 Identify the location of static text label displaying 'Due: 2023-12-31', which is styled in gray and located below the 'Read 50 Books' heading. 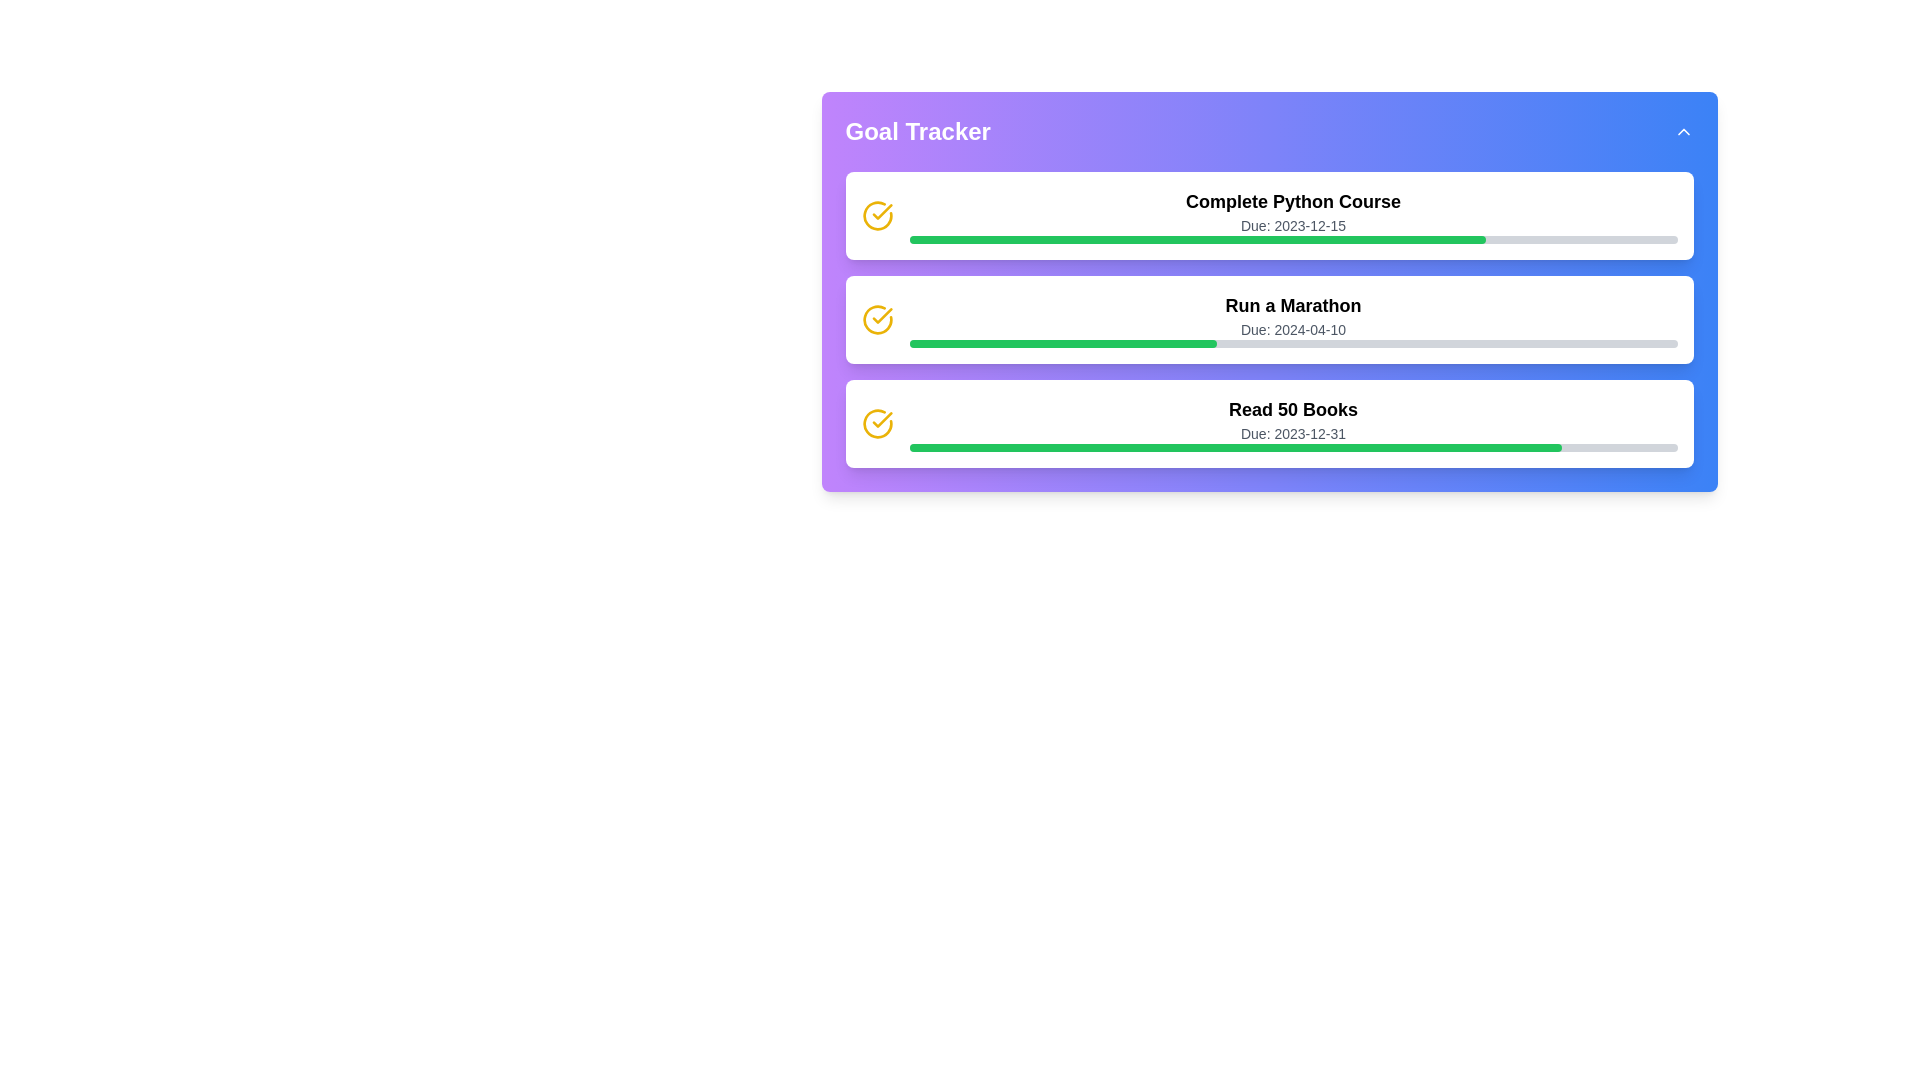
(1293, 433).